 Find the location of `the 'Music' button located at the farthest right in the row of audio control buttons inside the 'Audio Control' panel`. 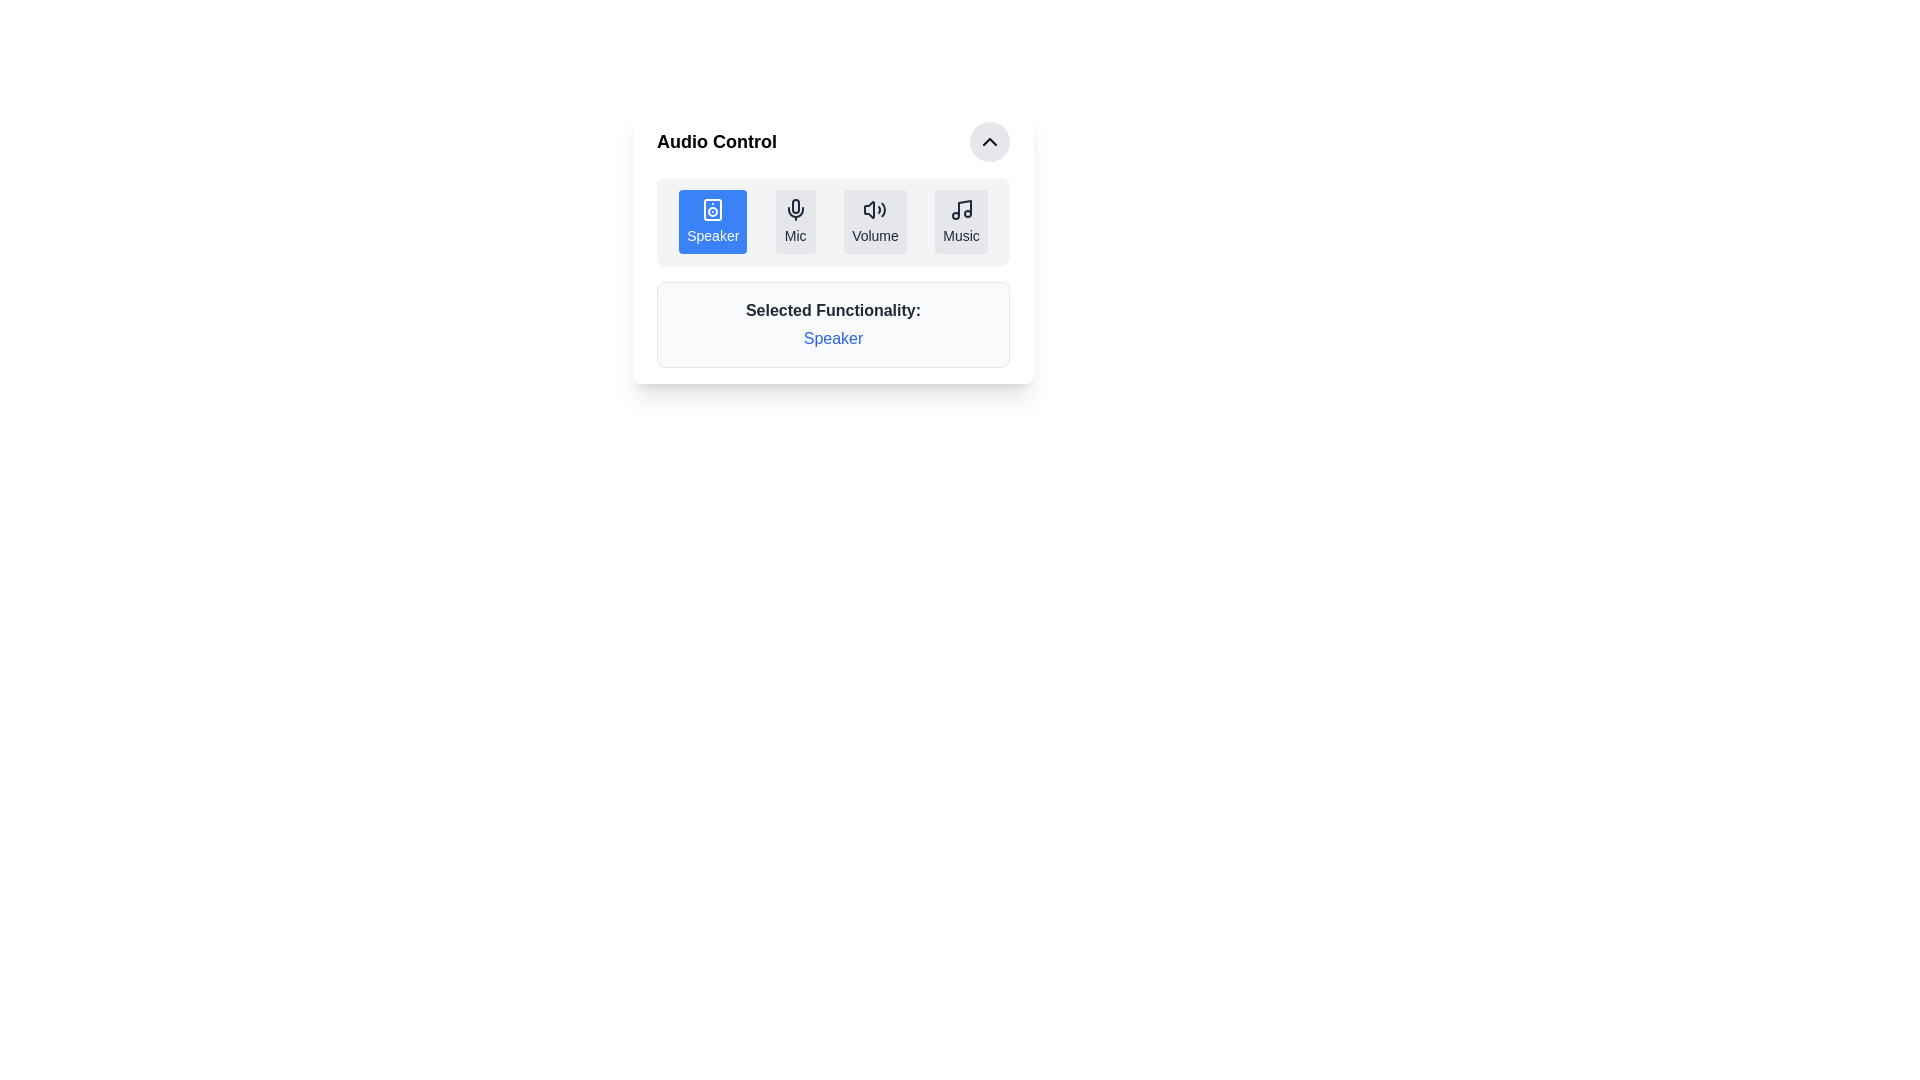

the 'Music' button located at the farthest right in the row of audio control buttons inside the 'Audio Control' panel is located at coordinates (961, 222).